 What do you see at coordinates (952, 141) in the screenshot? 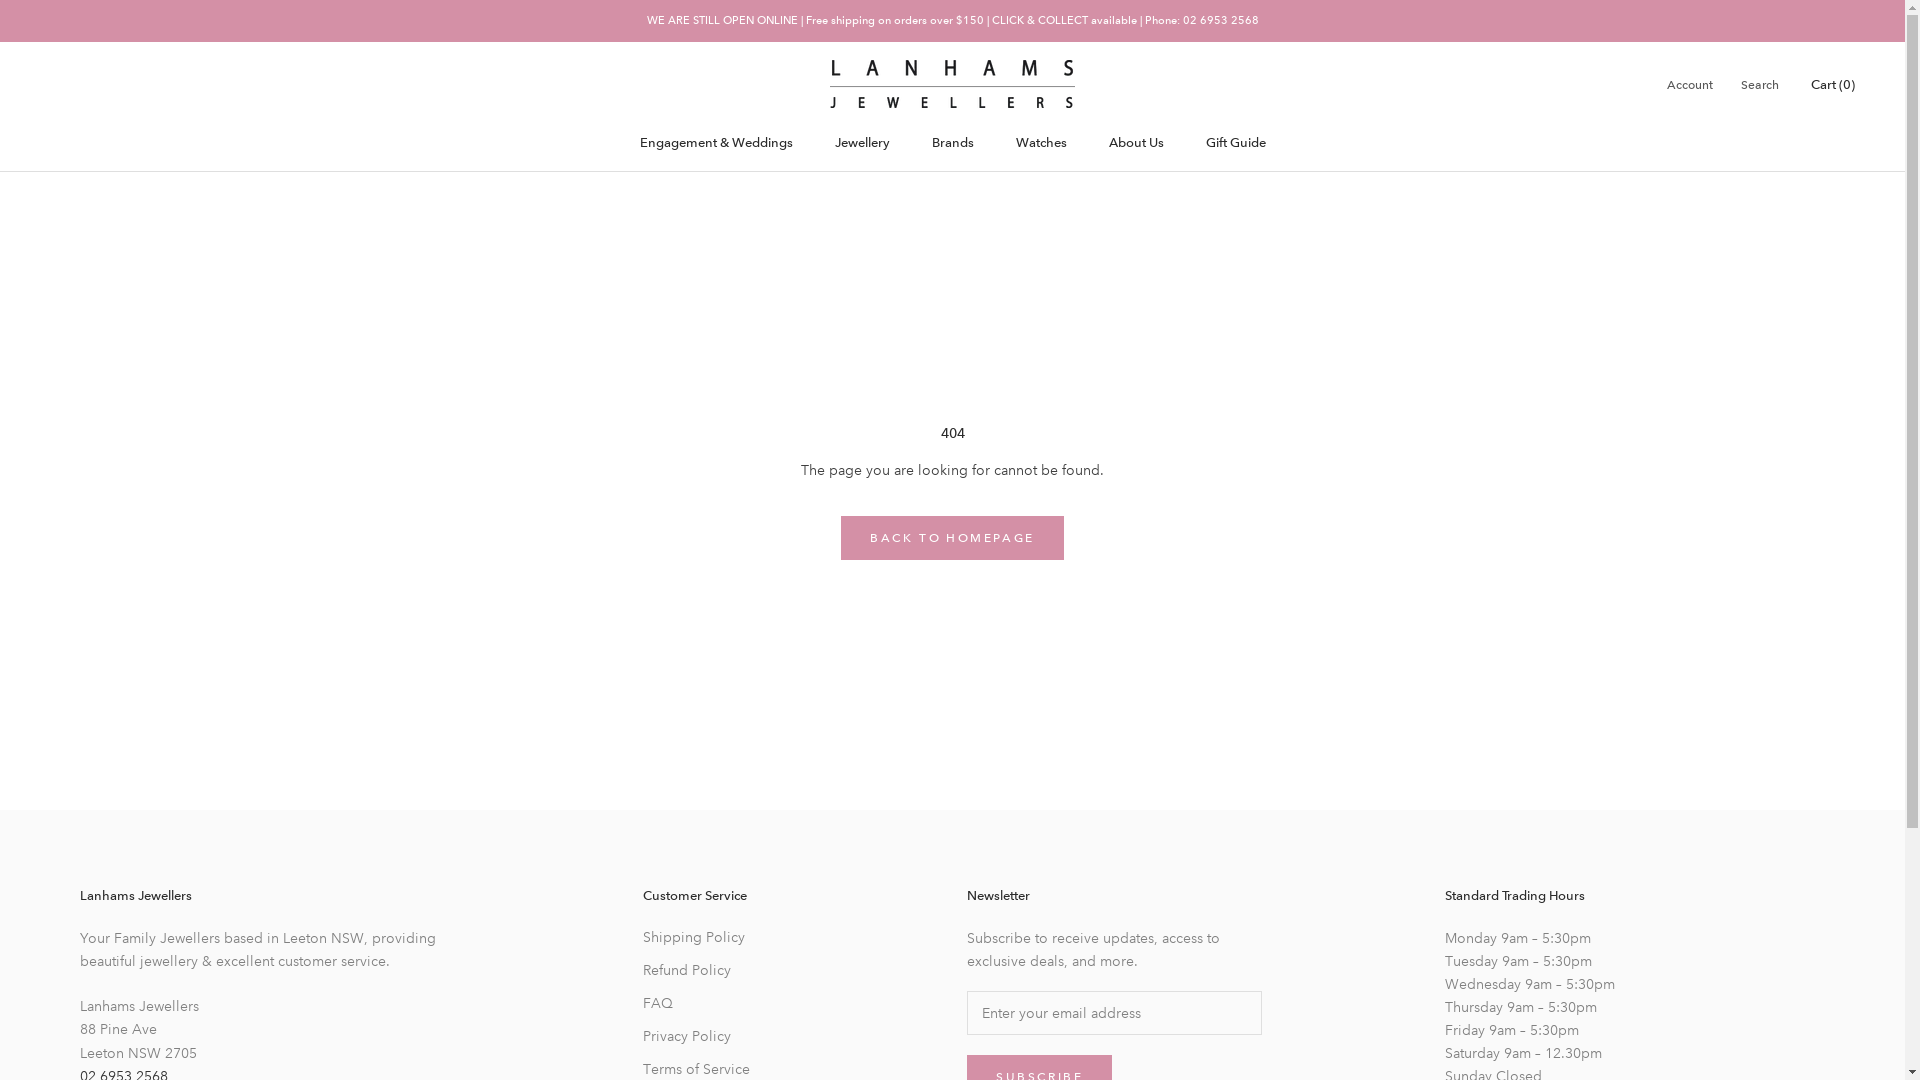
I see `'Brands` at bounding box center [952, 141].